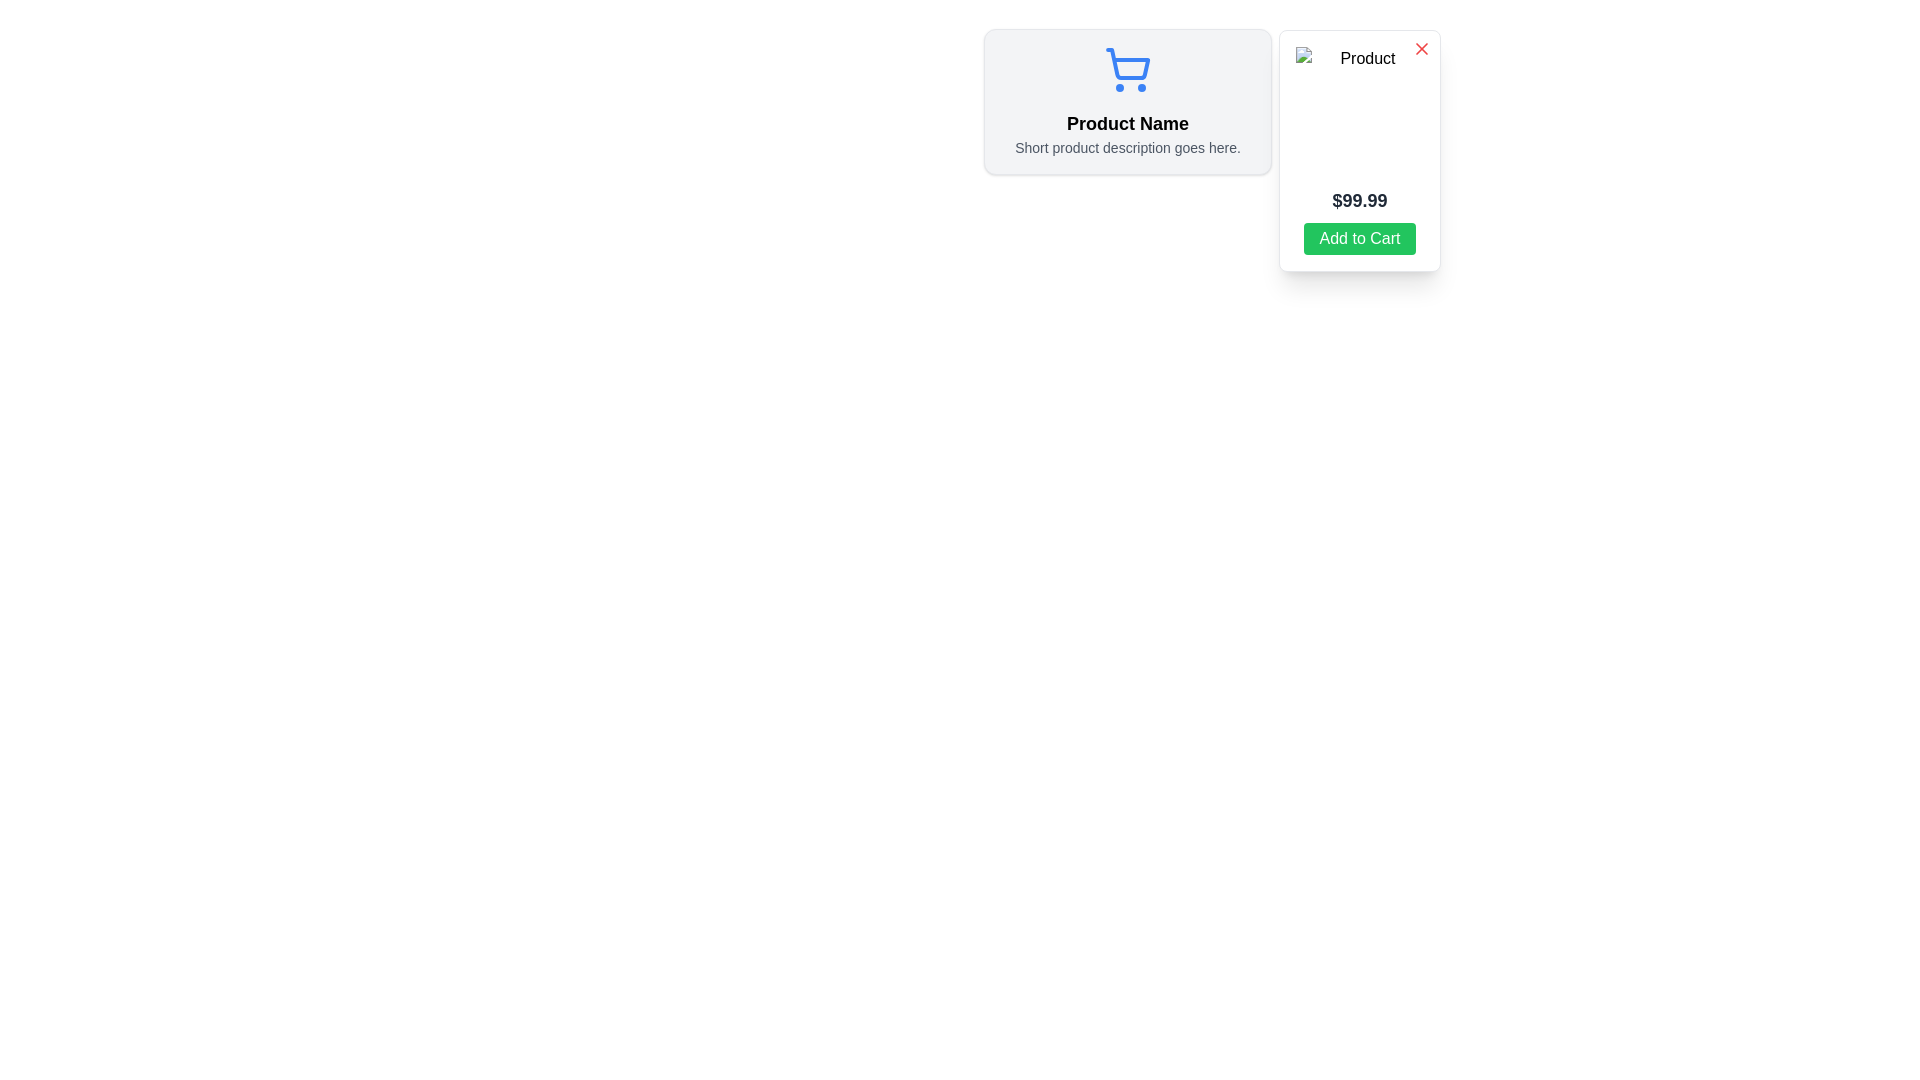 This screenshot has height=1080, width=1920. What do you see at coordinates (1359, 200) in the screenshot?
I see `the text label displaying the product's price, which is center-aligned within the panel, located below the product image and above the 'Add to Cart' button` at bounding box center [1359, 200].